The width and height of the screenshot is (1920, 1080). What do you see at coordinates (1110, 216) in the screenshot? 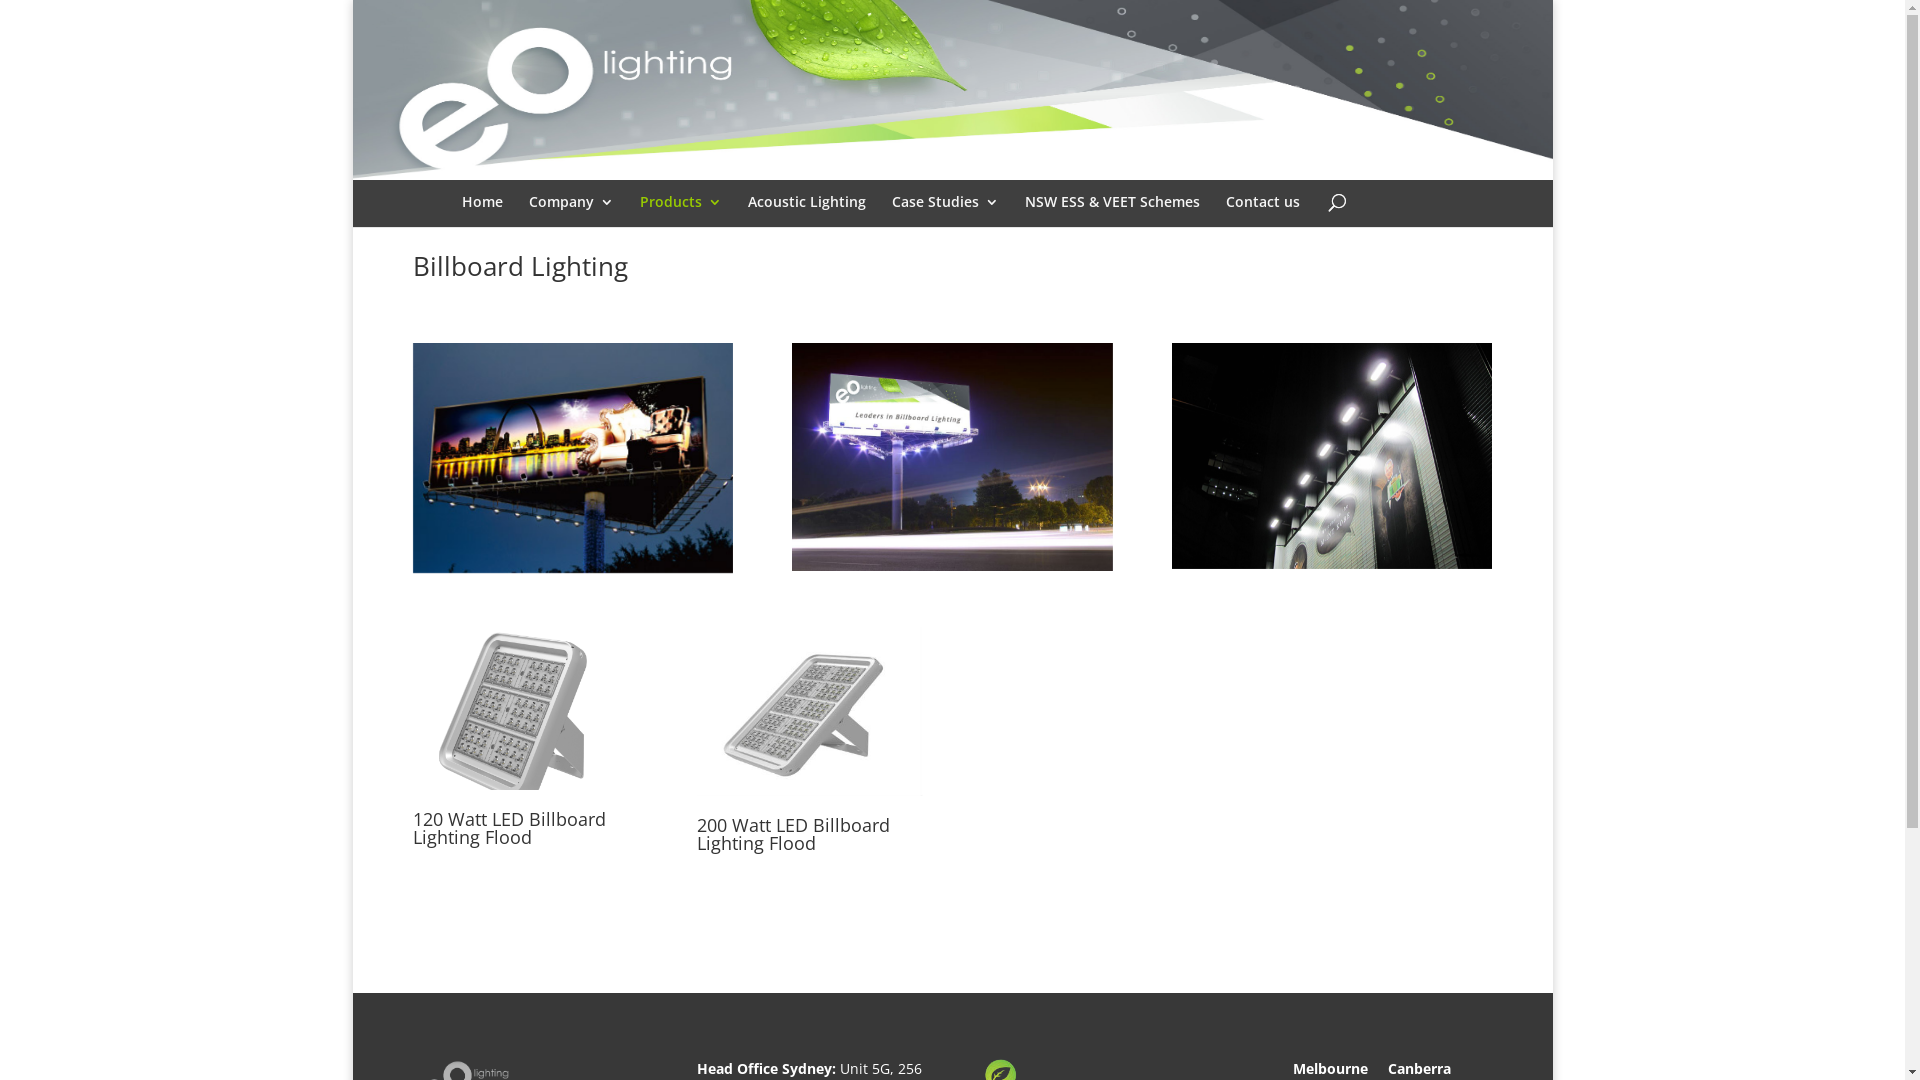
I see `'NSW ESS & VEET Schemes'` at bounding box center [1110, 216].